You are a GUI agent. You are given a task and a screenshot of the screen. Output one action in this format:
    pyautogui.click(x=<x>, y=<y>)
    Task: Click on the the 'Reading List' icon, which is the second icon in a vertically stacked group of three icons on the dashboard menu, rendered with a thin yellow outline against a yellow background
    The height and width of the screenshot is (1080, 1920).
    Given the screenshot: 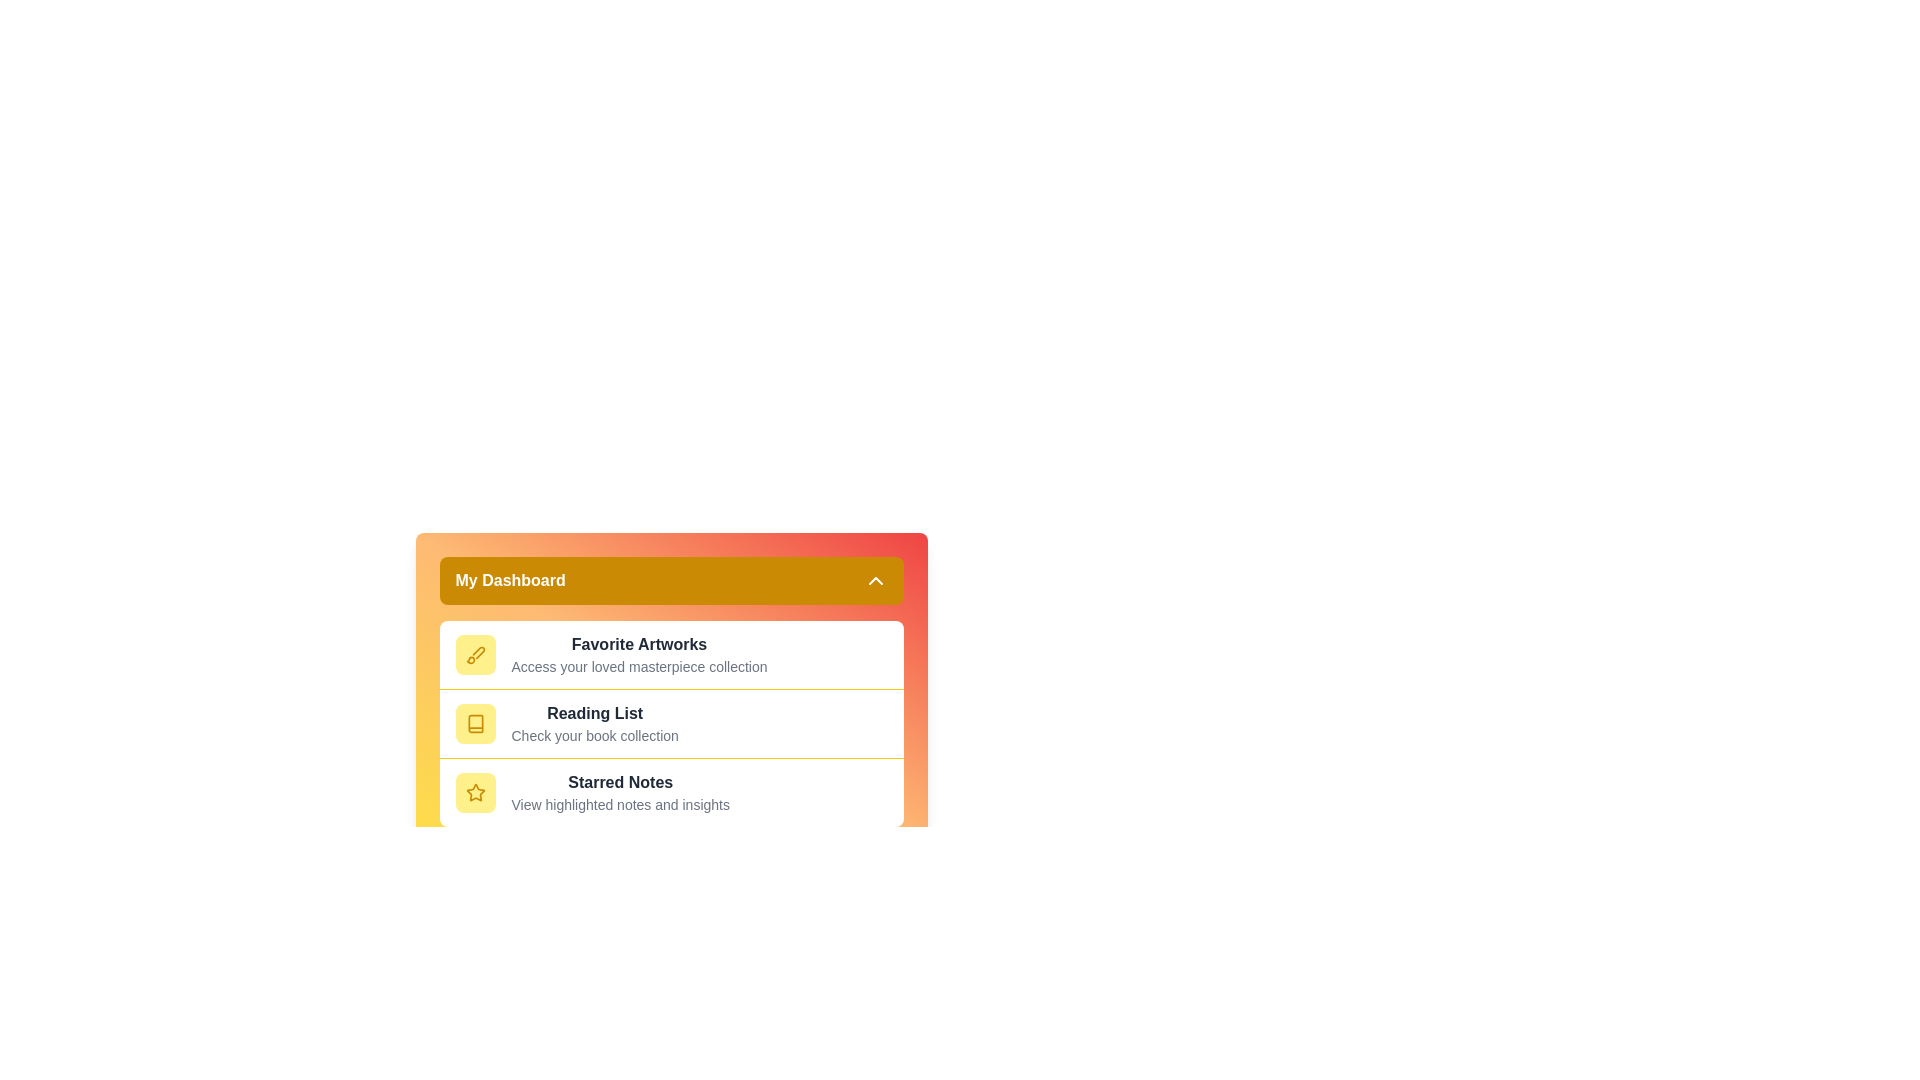 What is the action you would take?
    pyautogui.click(x=474, y=724)
    